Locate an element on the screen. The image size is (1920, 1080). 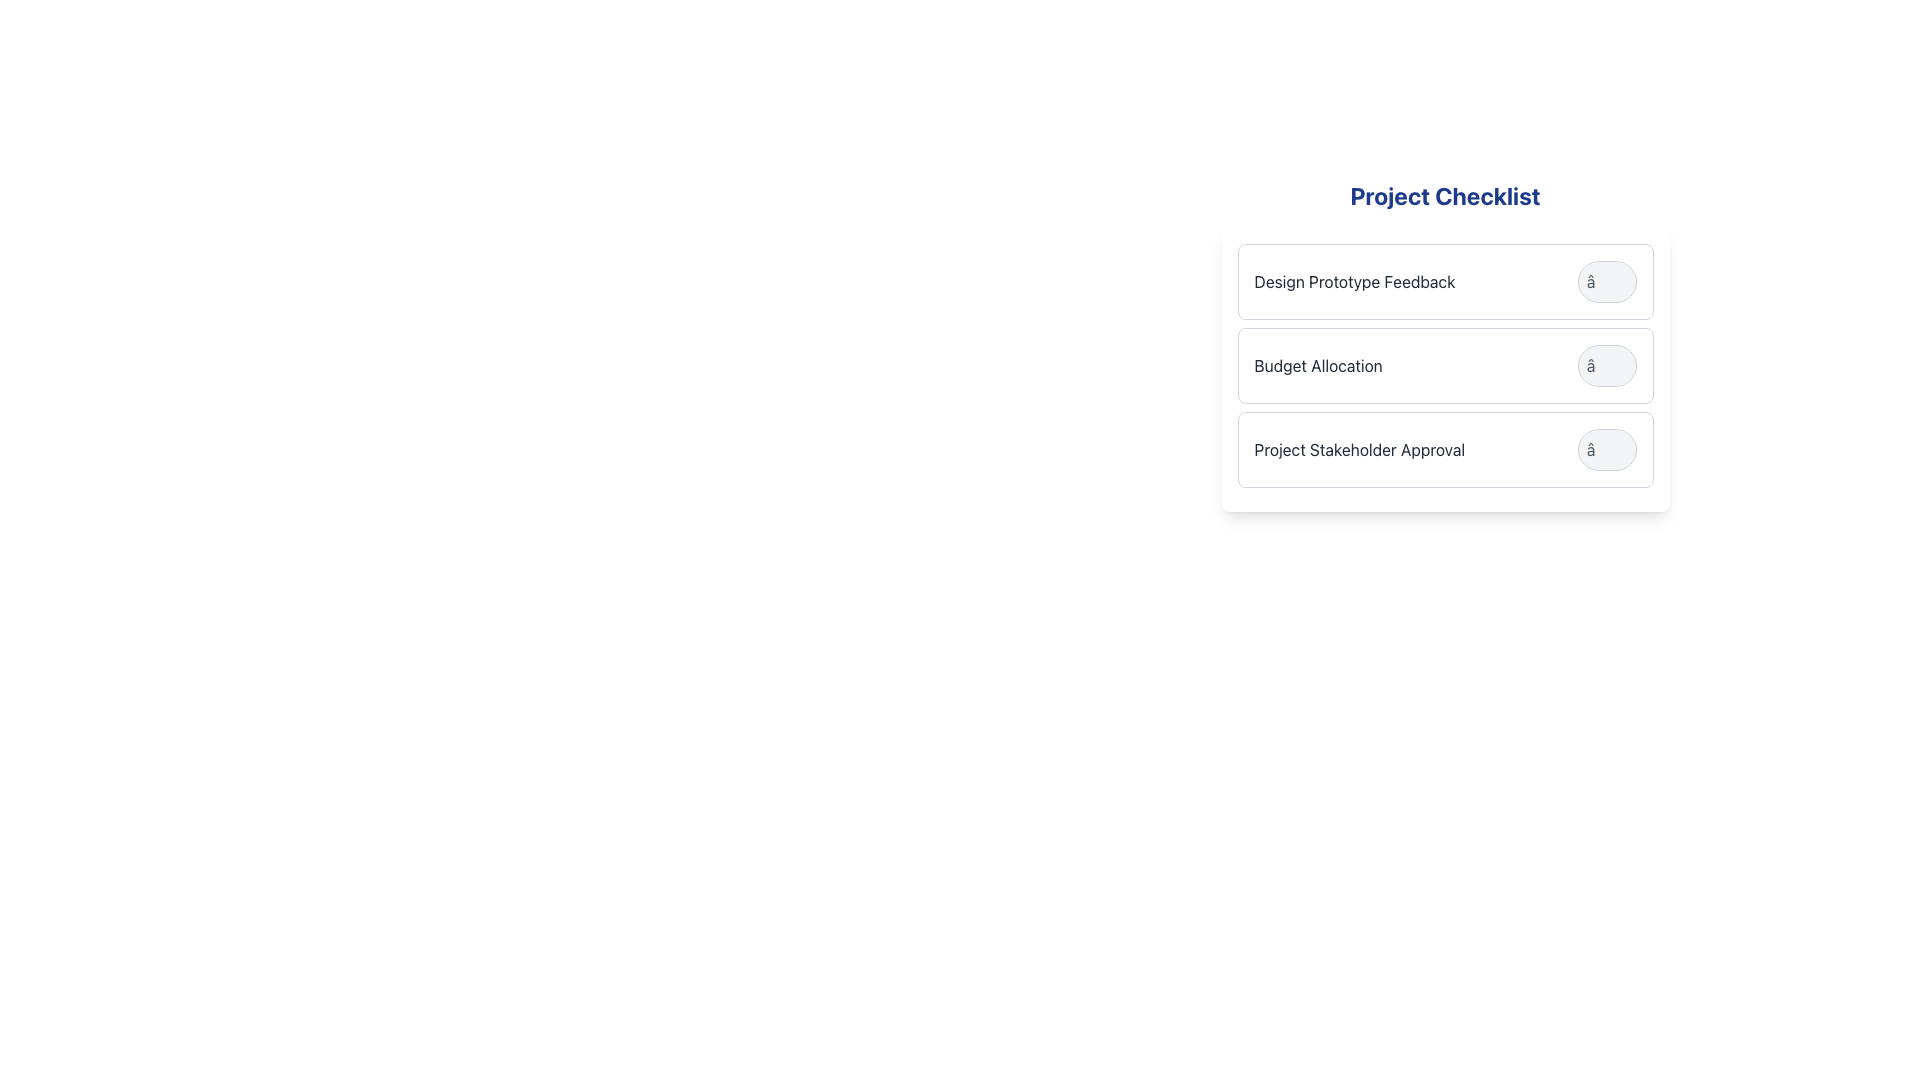
the interactive control button for 'Project Stakeholder Approval' in the 'Project Checklist' is located at coordinates (1607, 450).